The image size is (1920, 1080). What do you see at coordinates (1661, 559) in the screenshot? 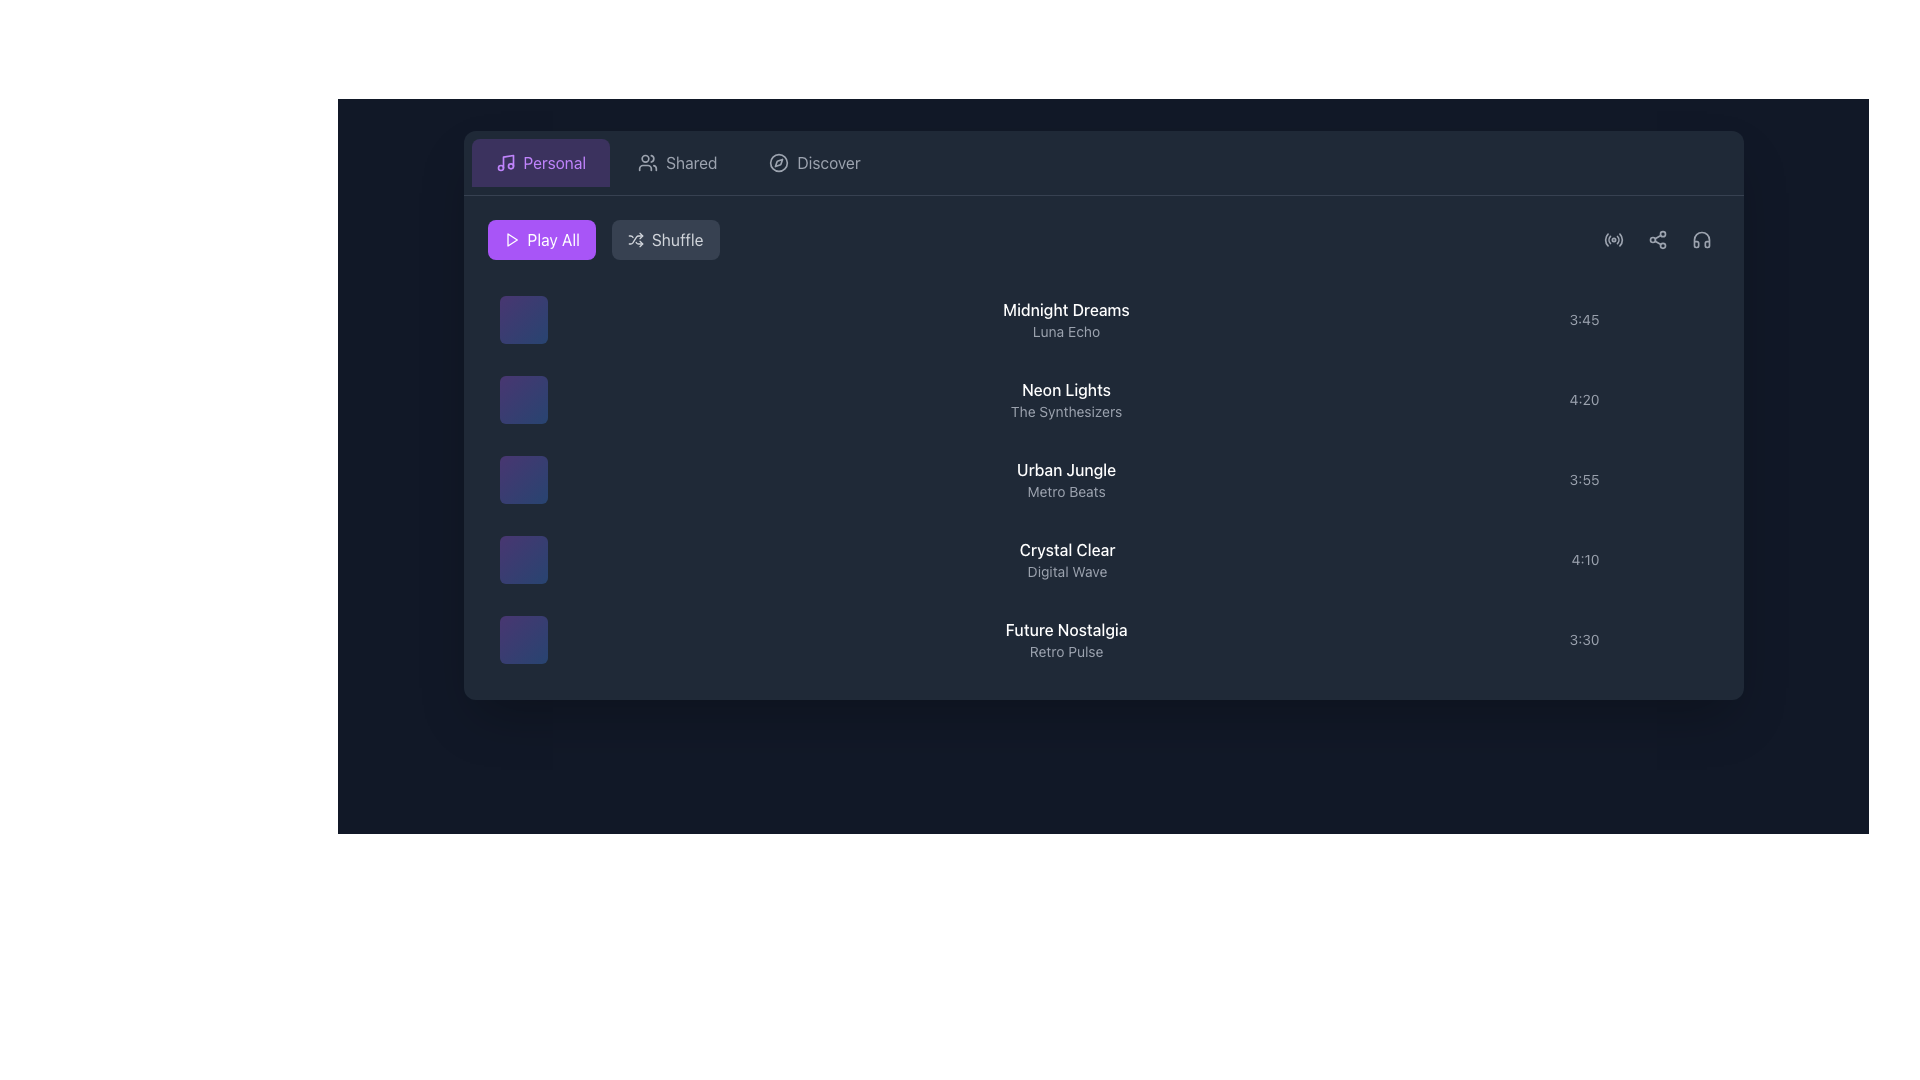
I see `the button located in the rightmost position of the row corresponding to the '4:10' entry to change its color and opacity` at bounding box center [1661, 559].